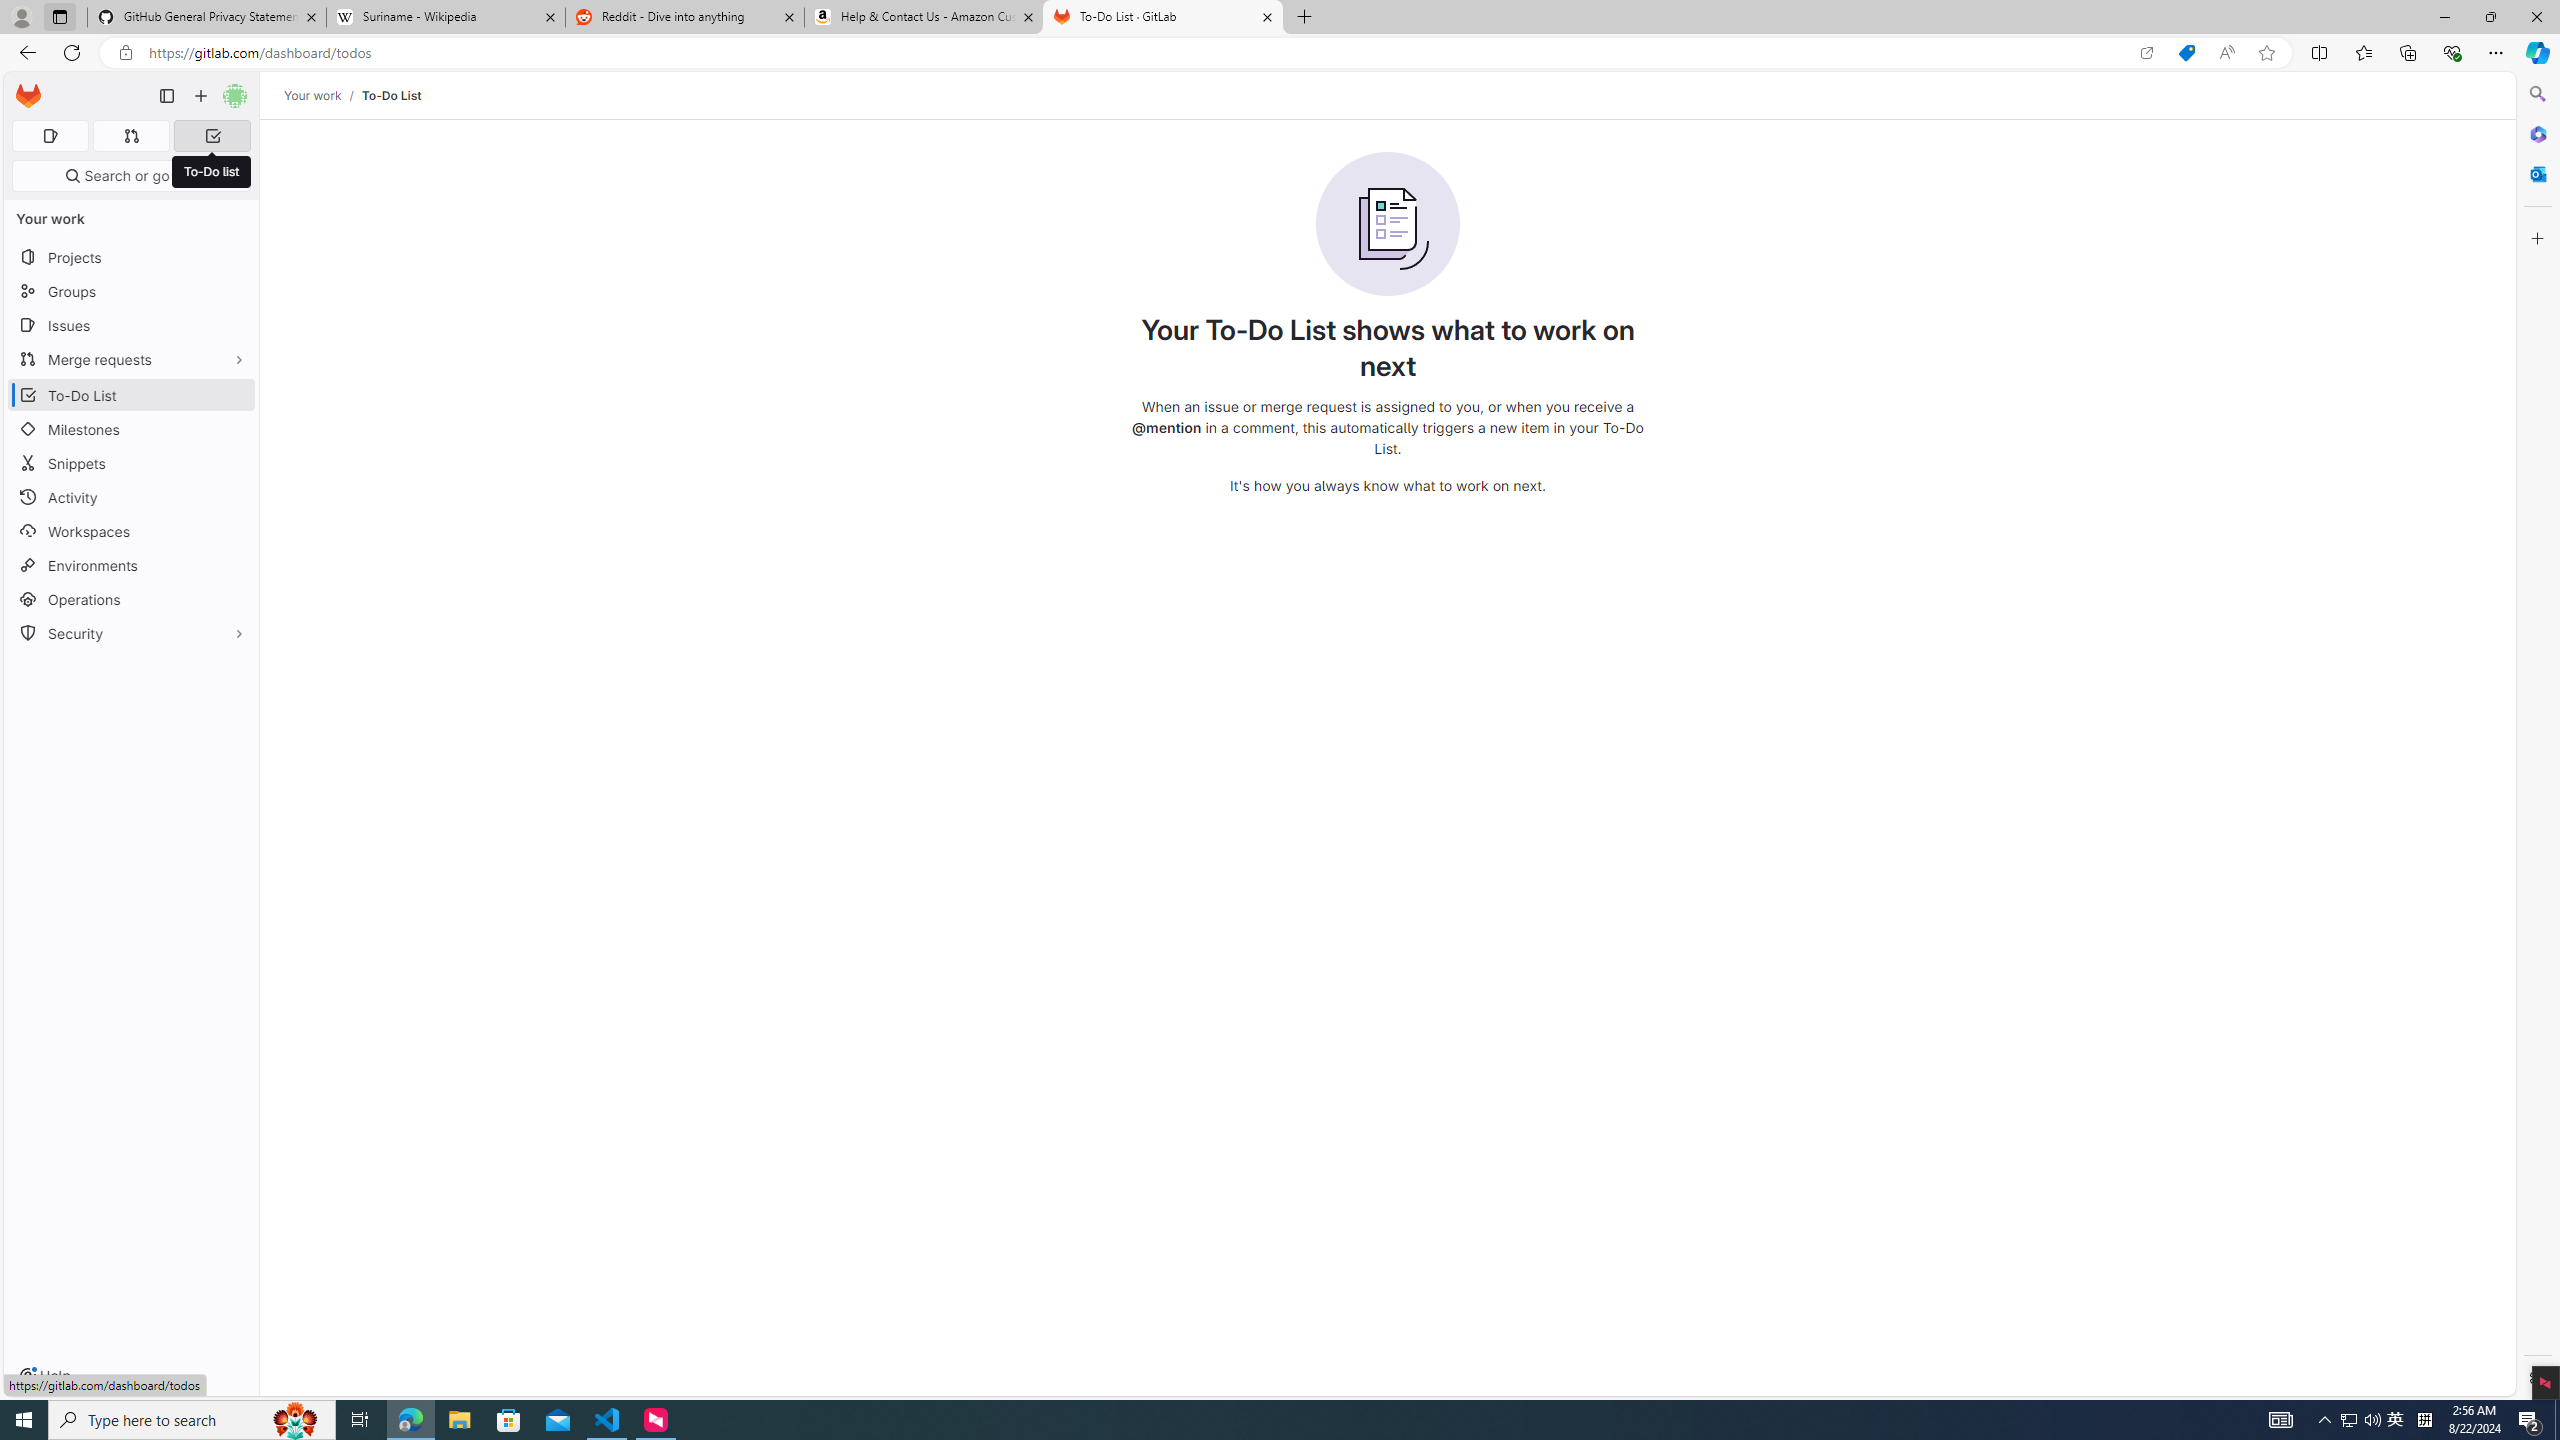  I want to click on 'Operations', so click(130, 598).